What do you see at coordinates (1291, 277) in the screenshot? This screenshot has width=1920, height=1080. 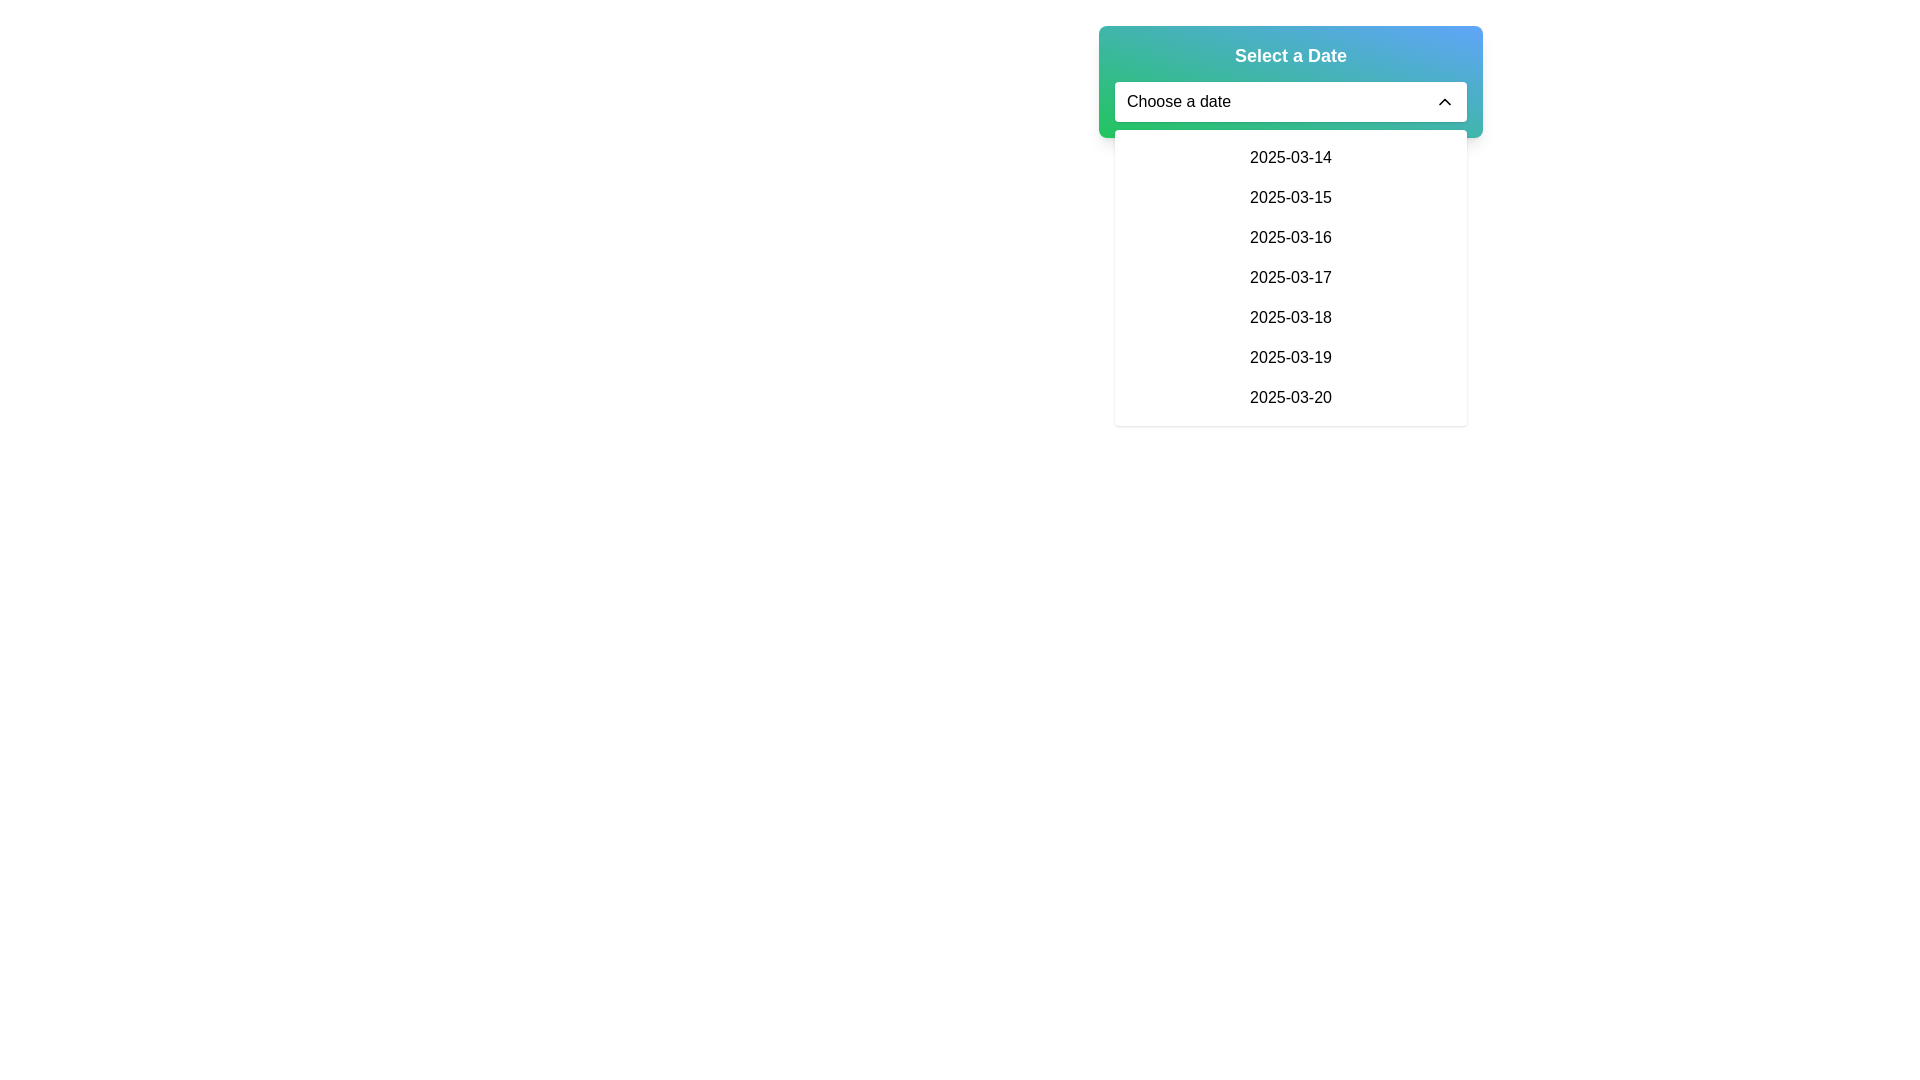 I see `the fourth date '2025-03-17' in the dropdown menu located below the 'Choose a date' button` at bounding box center [1291, 277].